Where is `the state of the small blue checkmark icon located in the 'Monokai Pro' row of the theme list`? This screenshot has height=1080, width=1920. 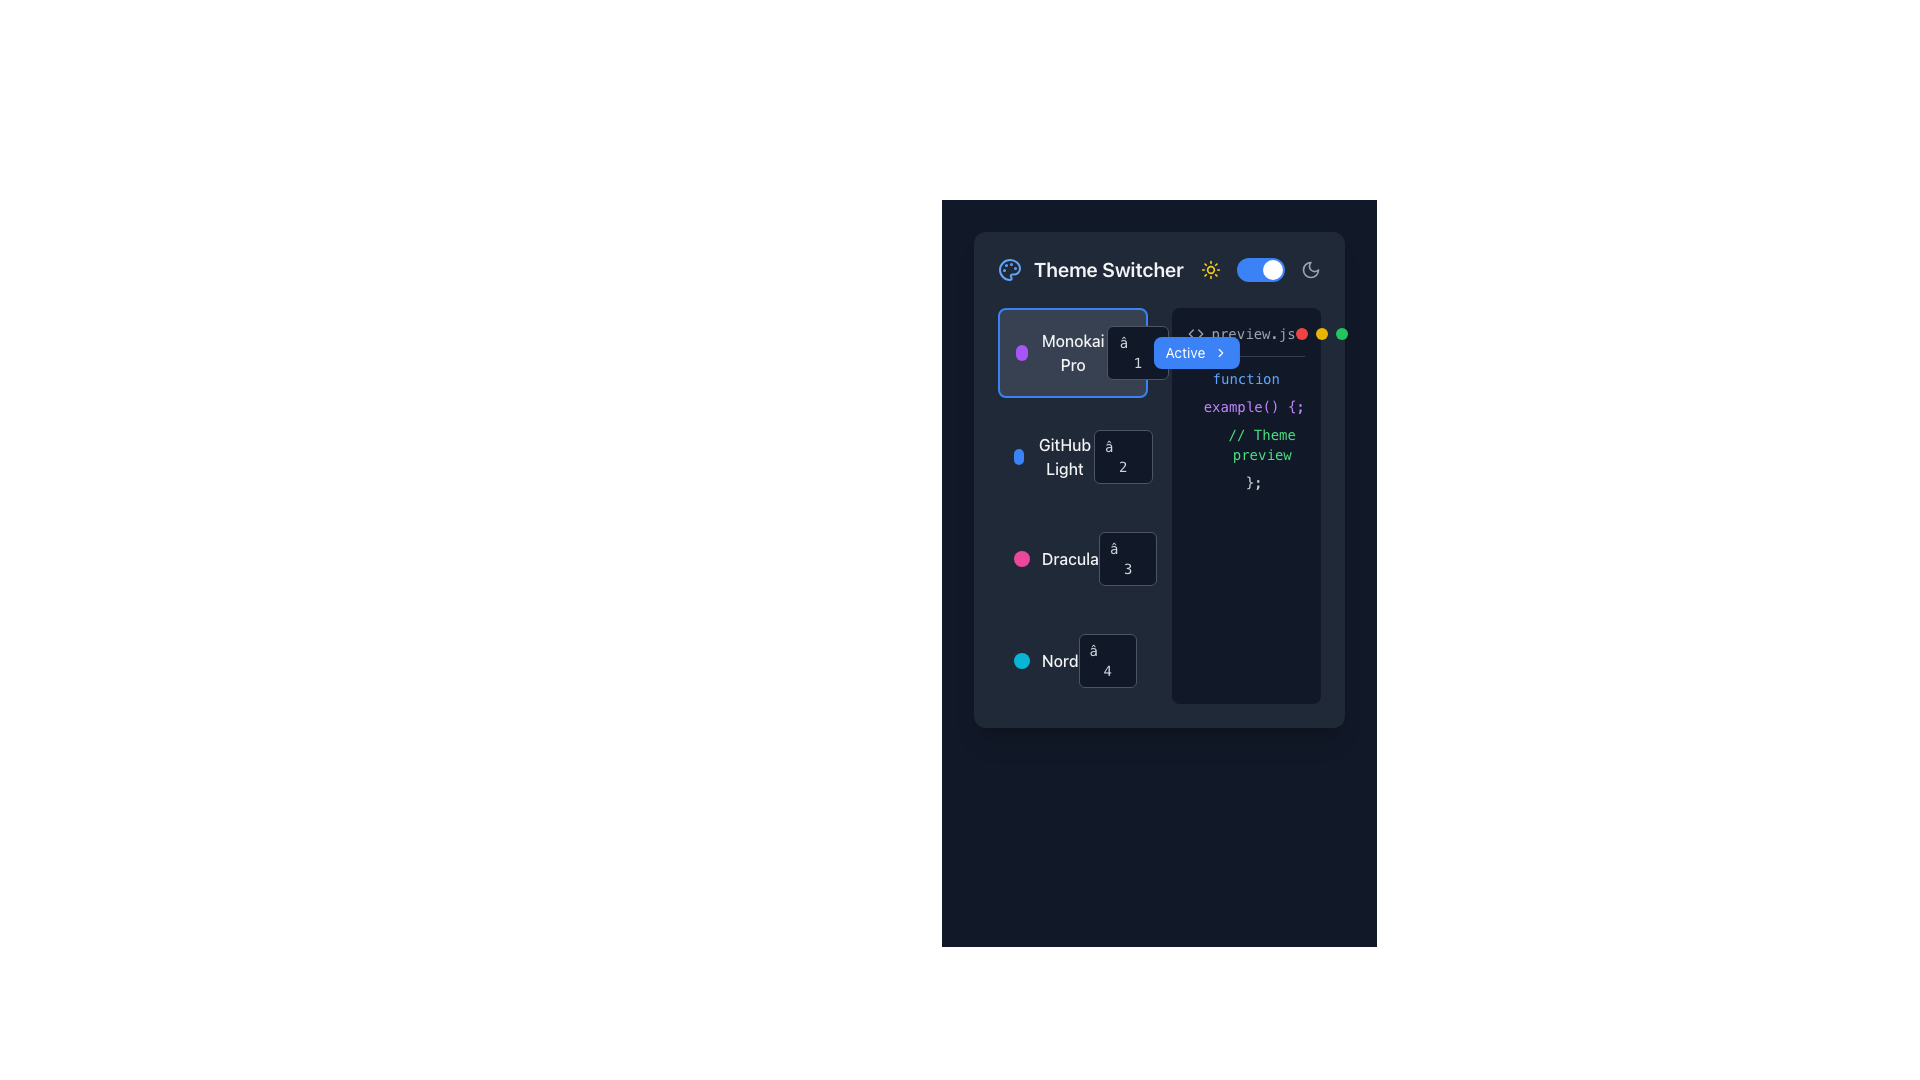
the state of the small blue checkmark icon located in the 'Monokai Pro' row of the theme list is located at coordinates (1188, 352).